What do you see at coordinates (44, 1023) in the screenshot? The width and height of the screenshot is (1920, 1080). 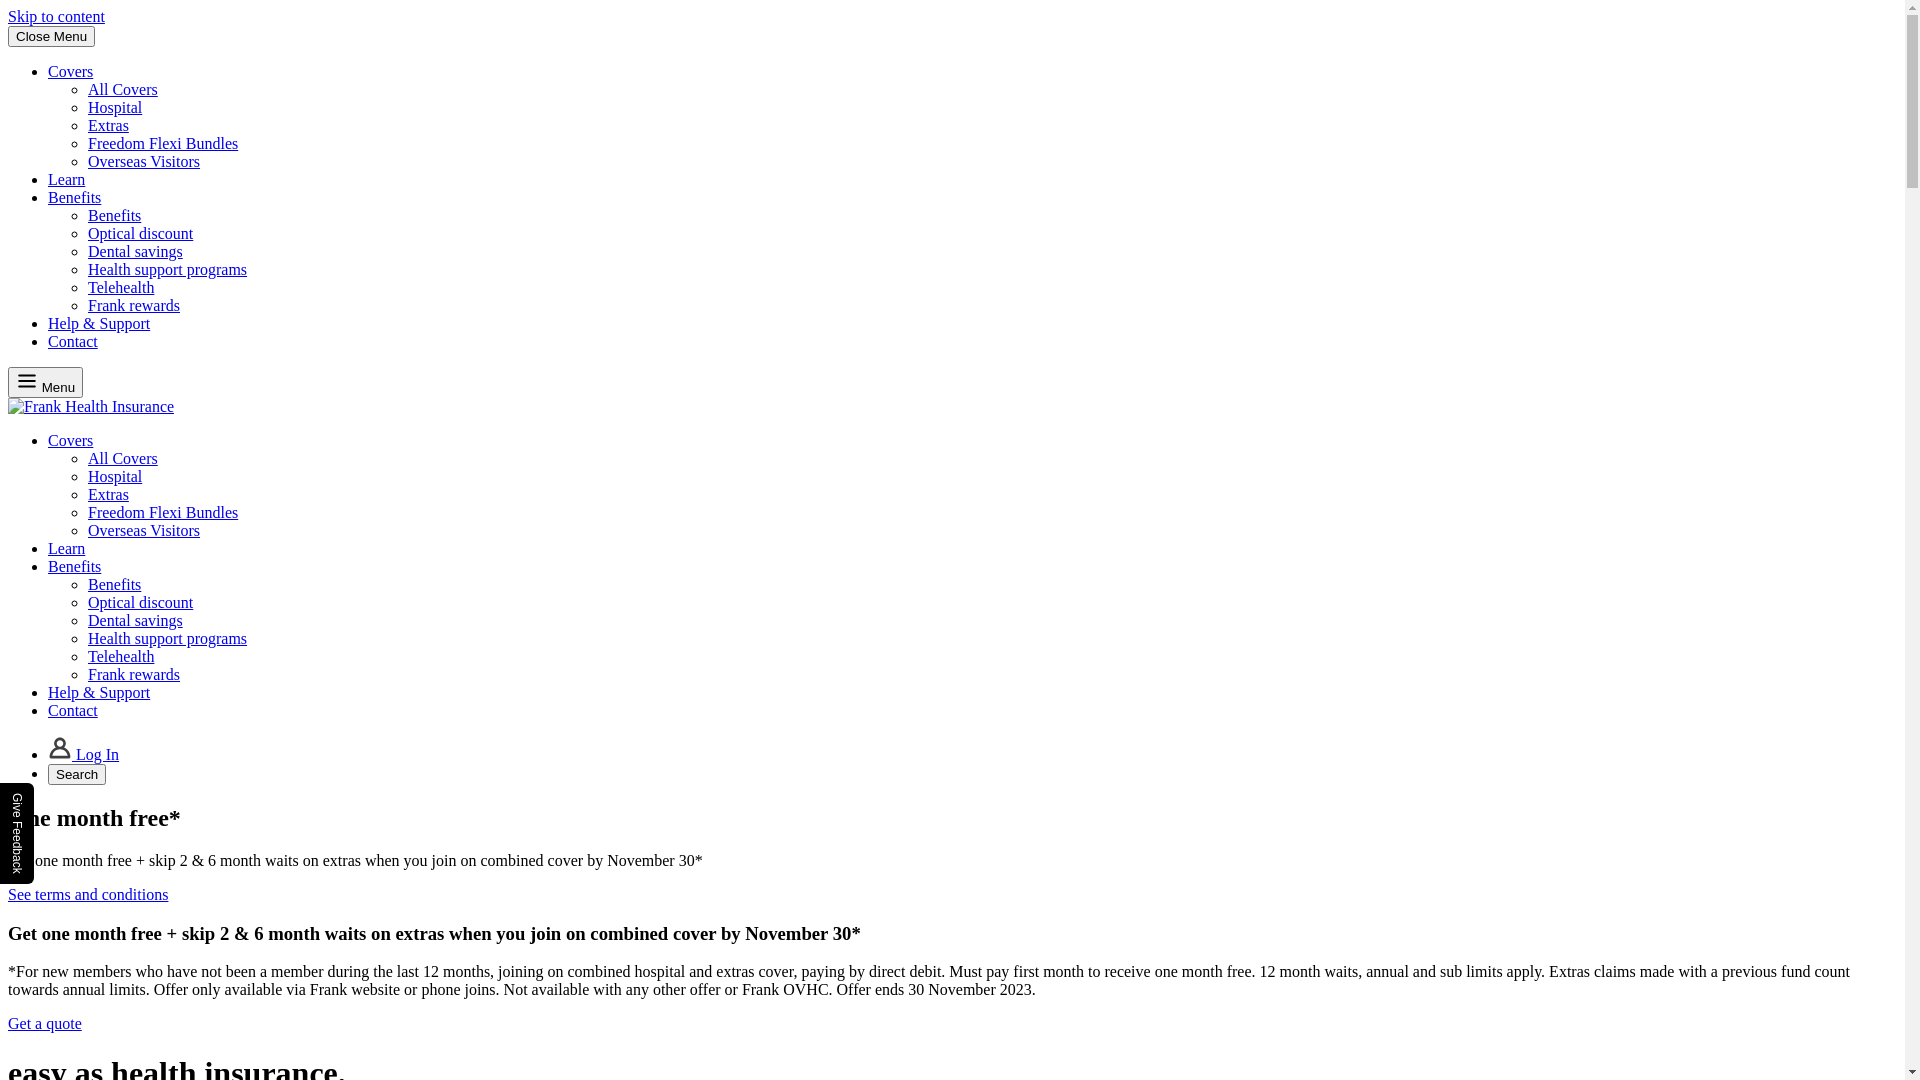 I see `'Get a quote'` at bounding box center [44, 1023].